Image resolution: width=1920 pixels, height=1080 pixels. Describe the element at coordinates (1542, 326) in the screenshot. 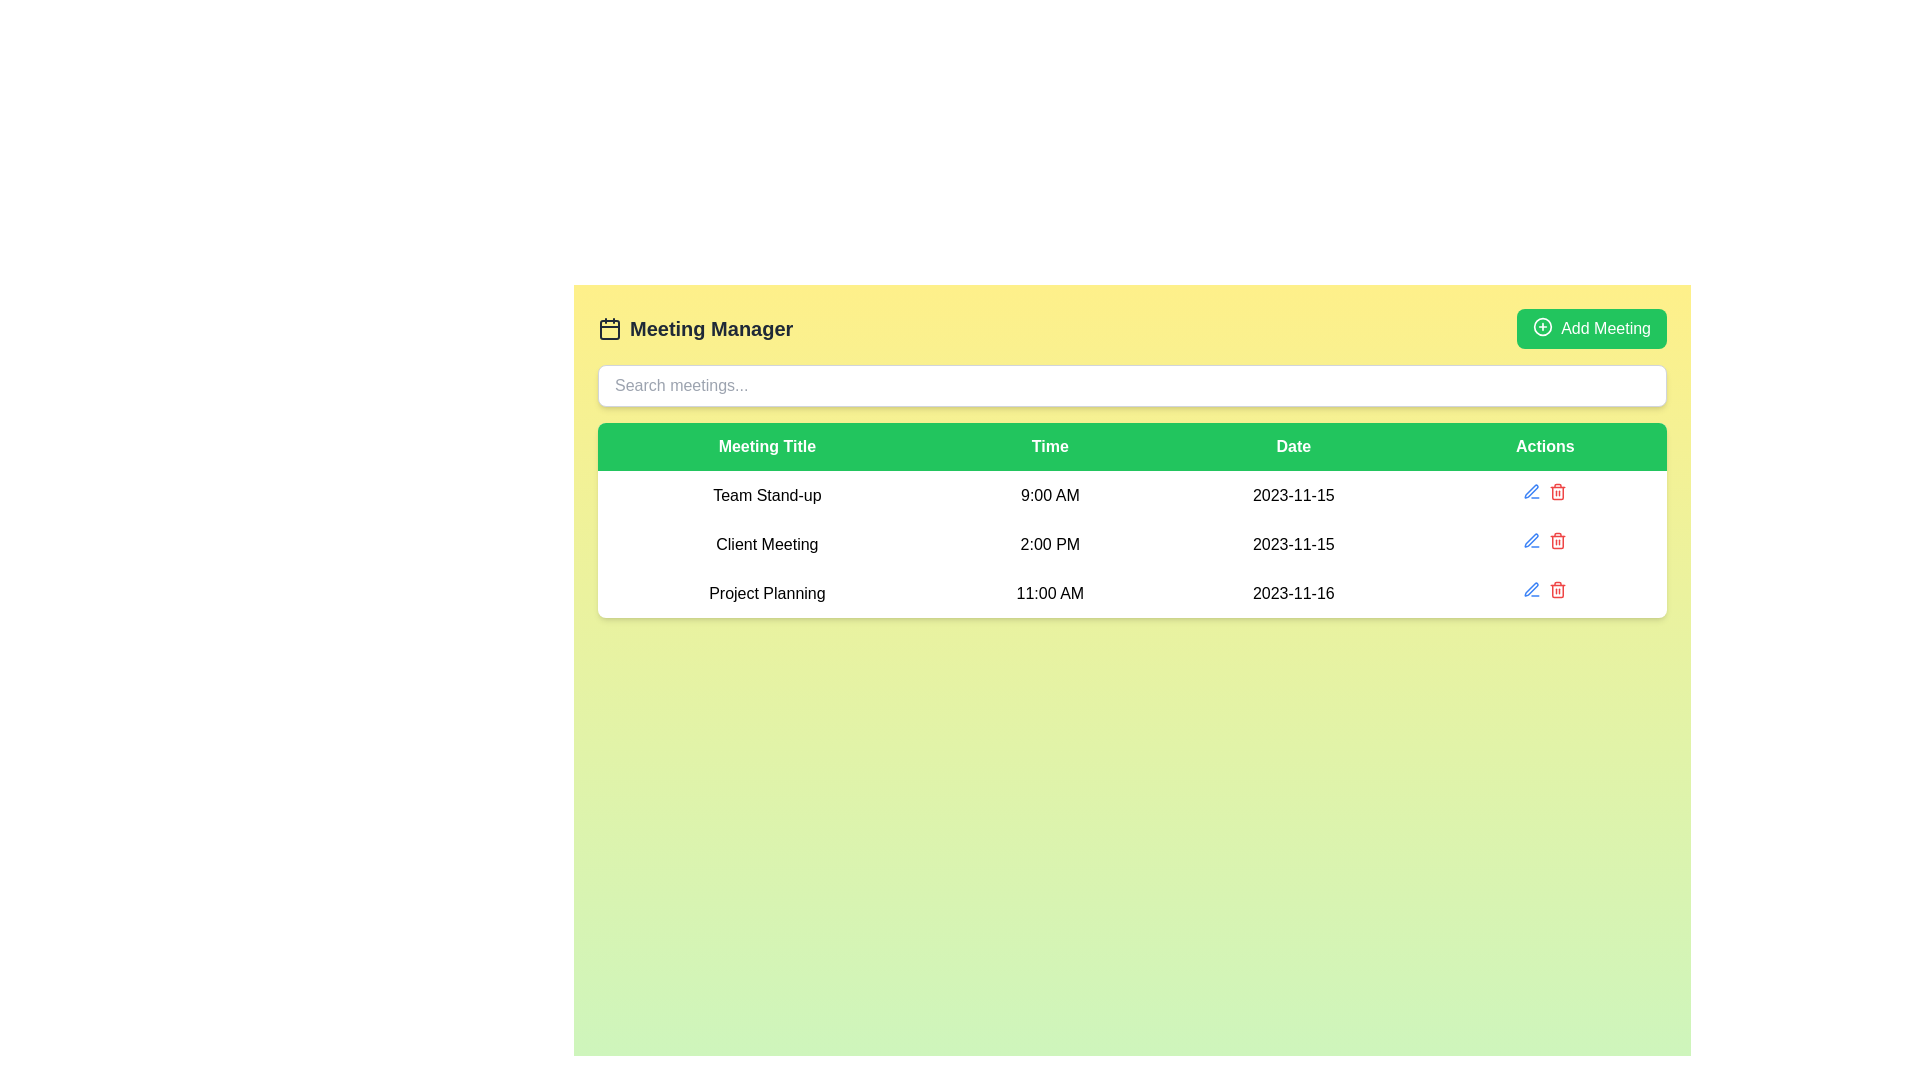

I see `the SVG circle component of the 'Add Meeting' button, which is part of the plus sign icon located at the top-right corner of the interface` at that location.